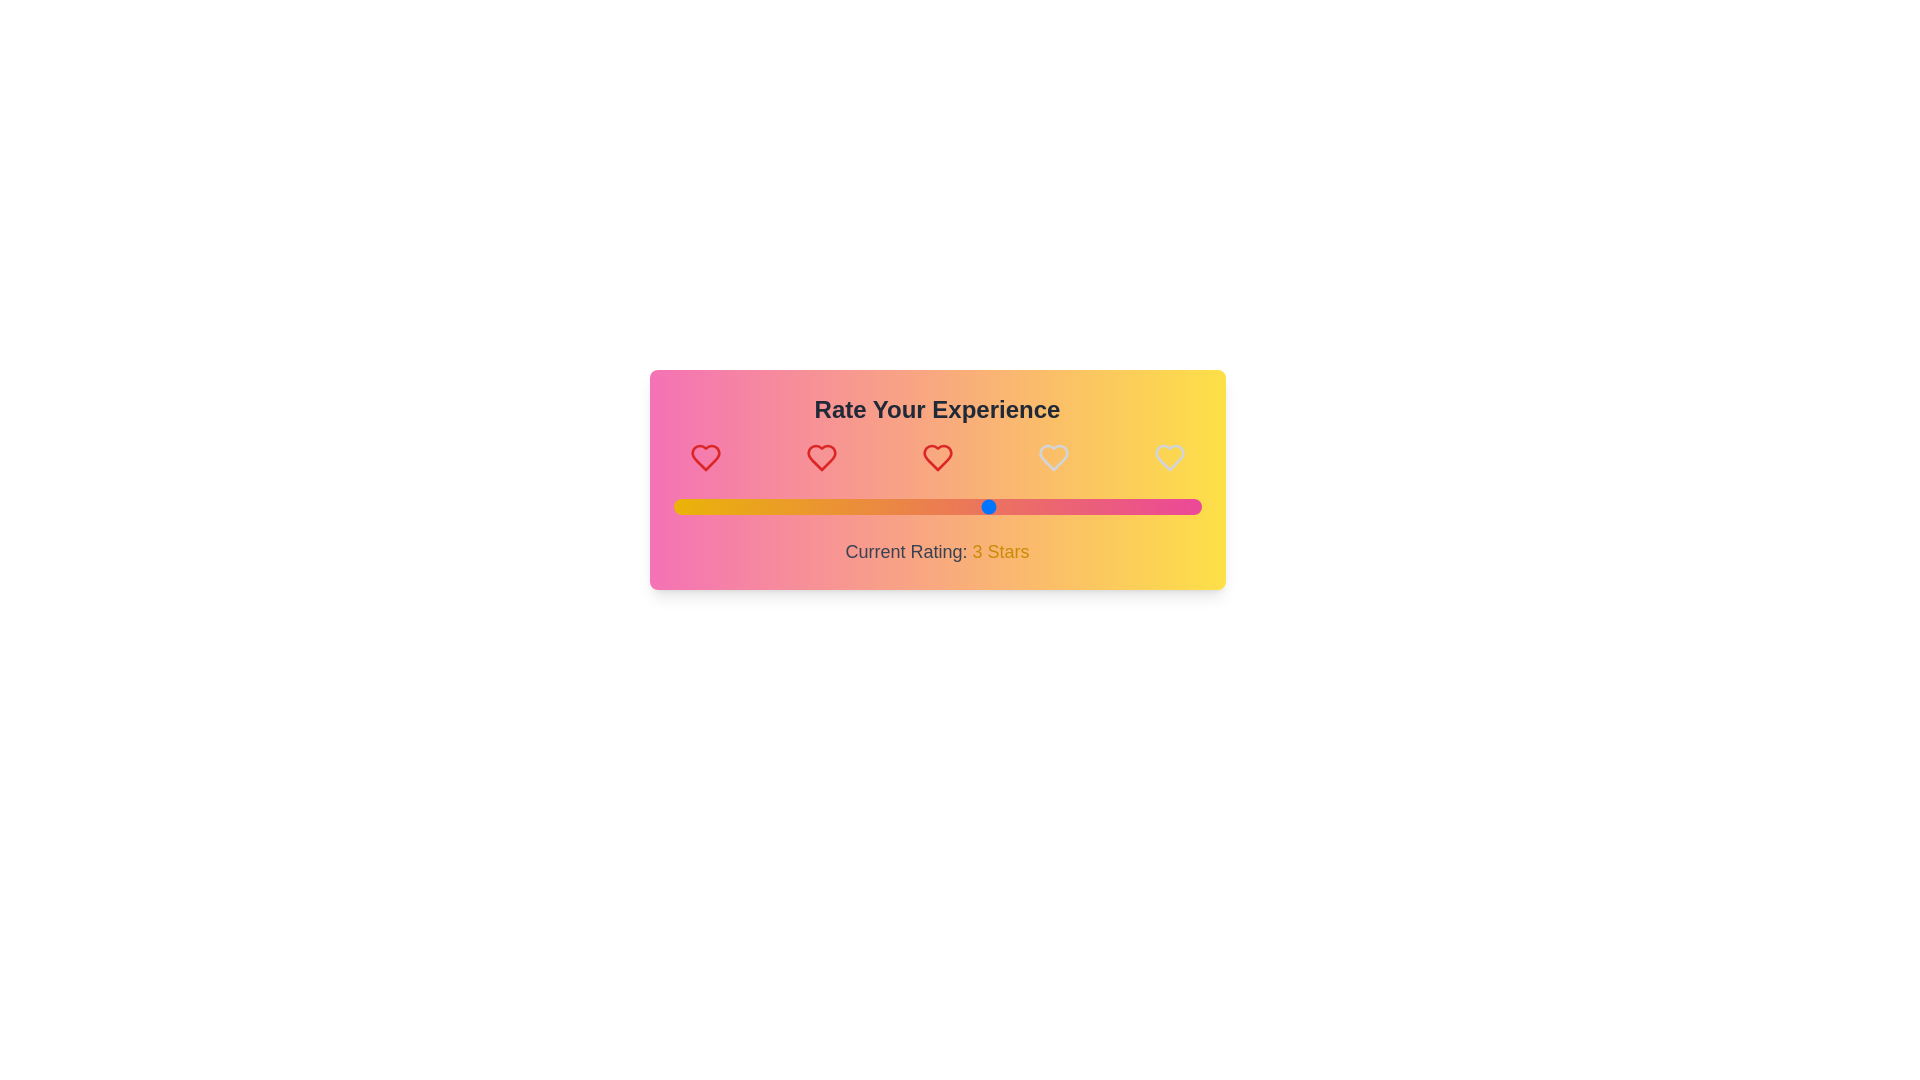  What do you see at coordinates (778, 505) in the screenshot?
I see `the rating slider to 1 stars` at bounding box center [778, 505].